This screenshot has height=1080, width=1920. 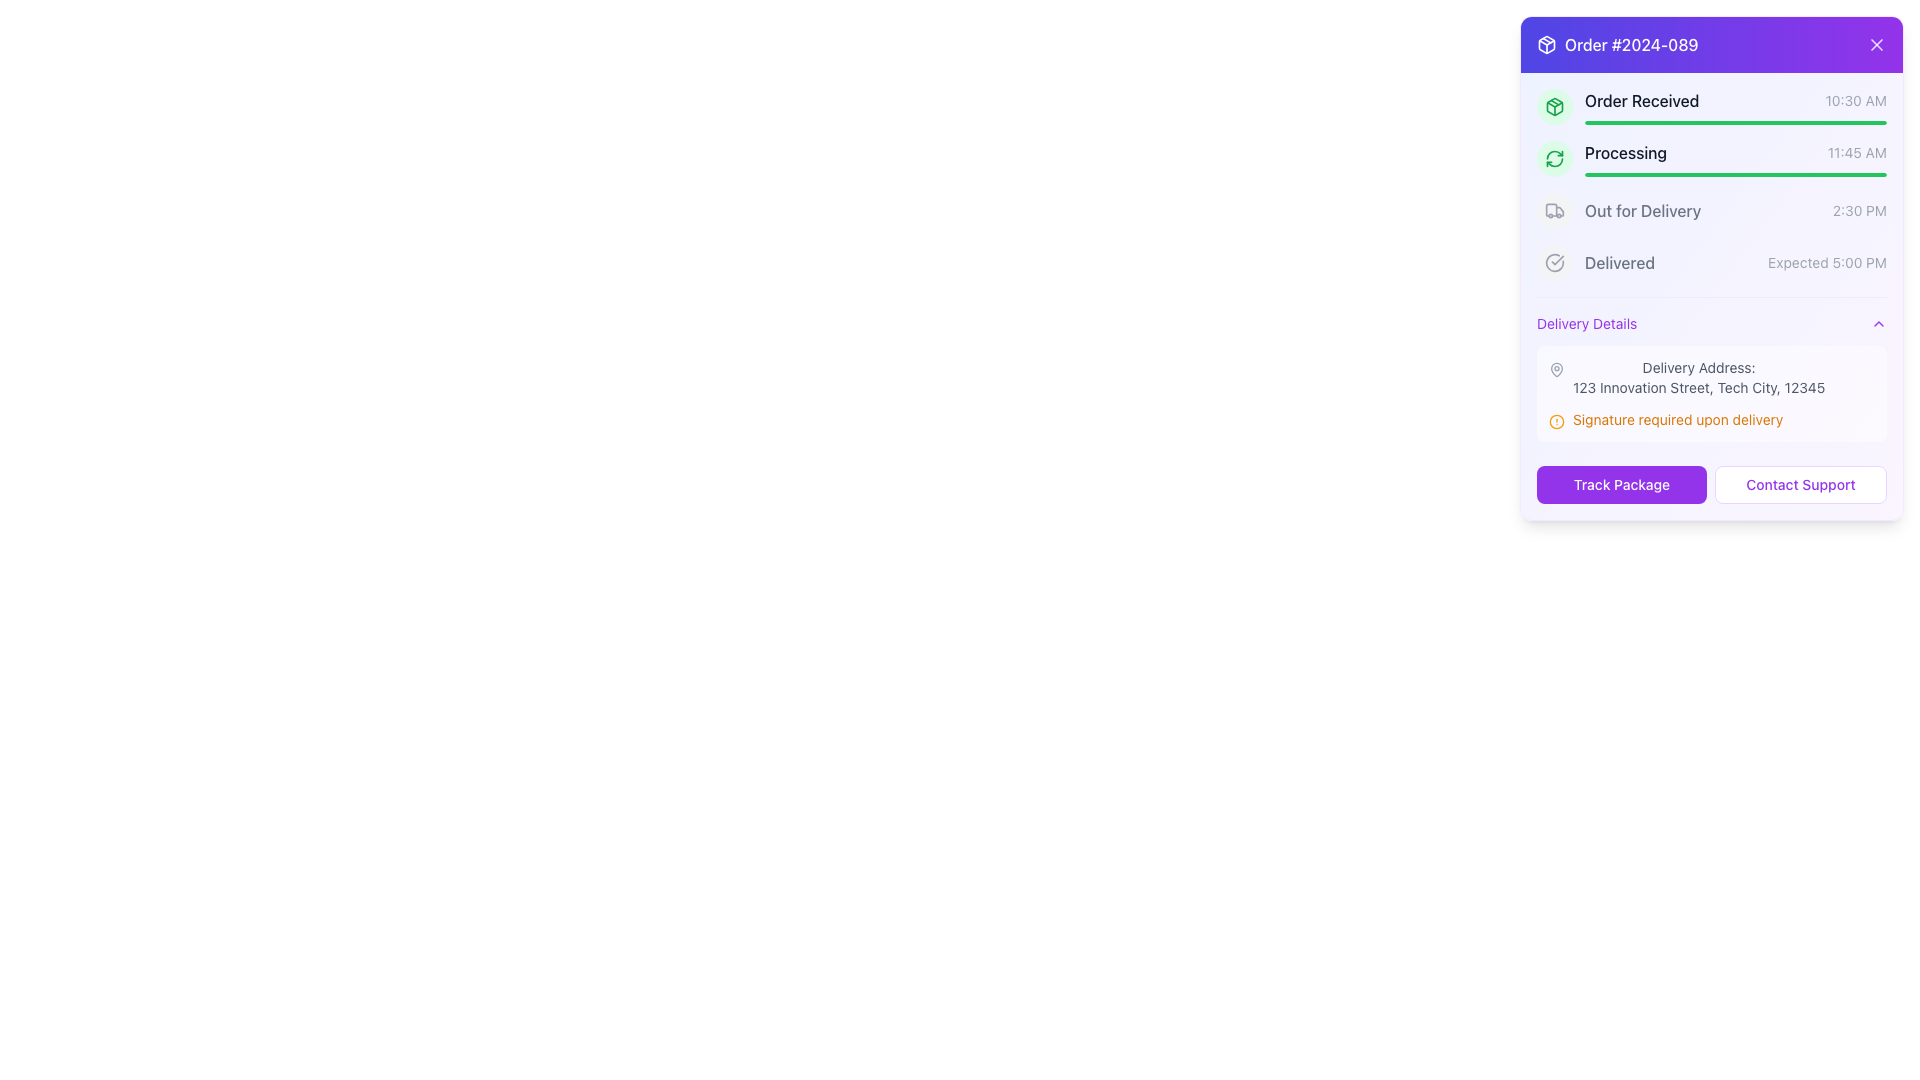 What do you see at coordinates (1555, 420) in the screenshot?
I see `the delivery warning icon located in the 'Delivery Details' section, adjacent to the signature requirements text` at bounding box center [1555, 420].